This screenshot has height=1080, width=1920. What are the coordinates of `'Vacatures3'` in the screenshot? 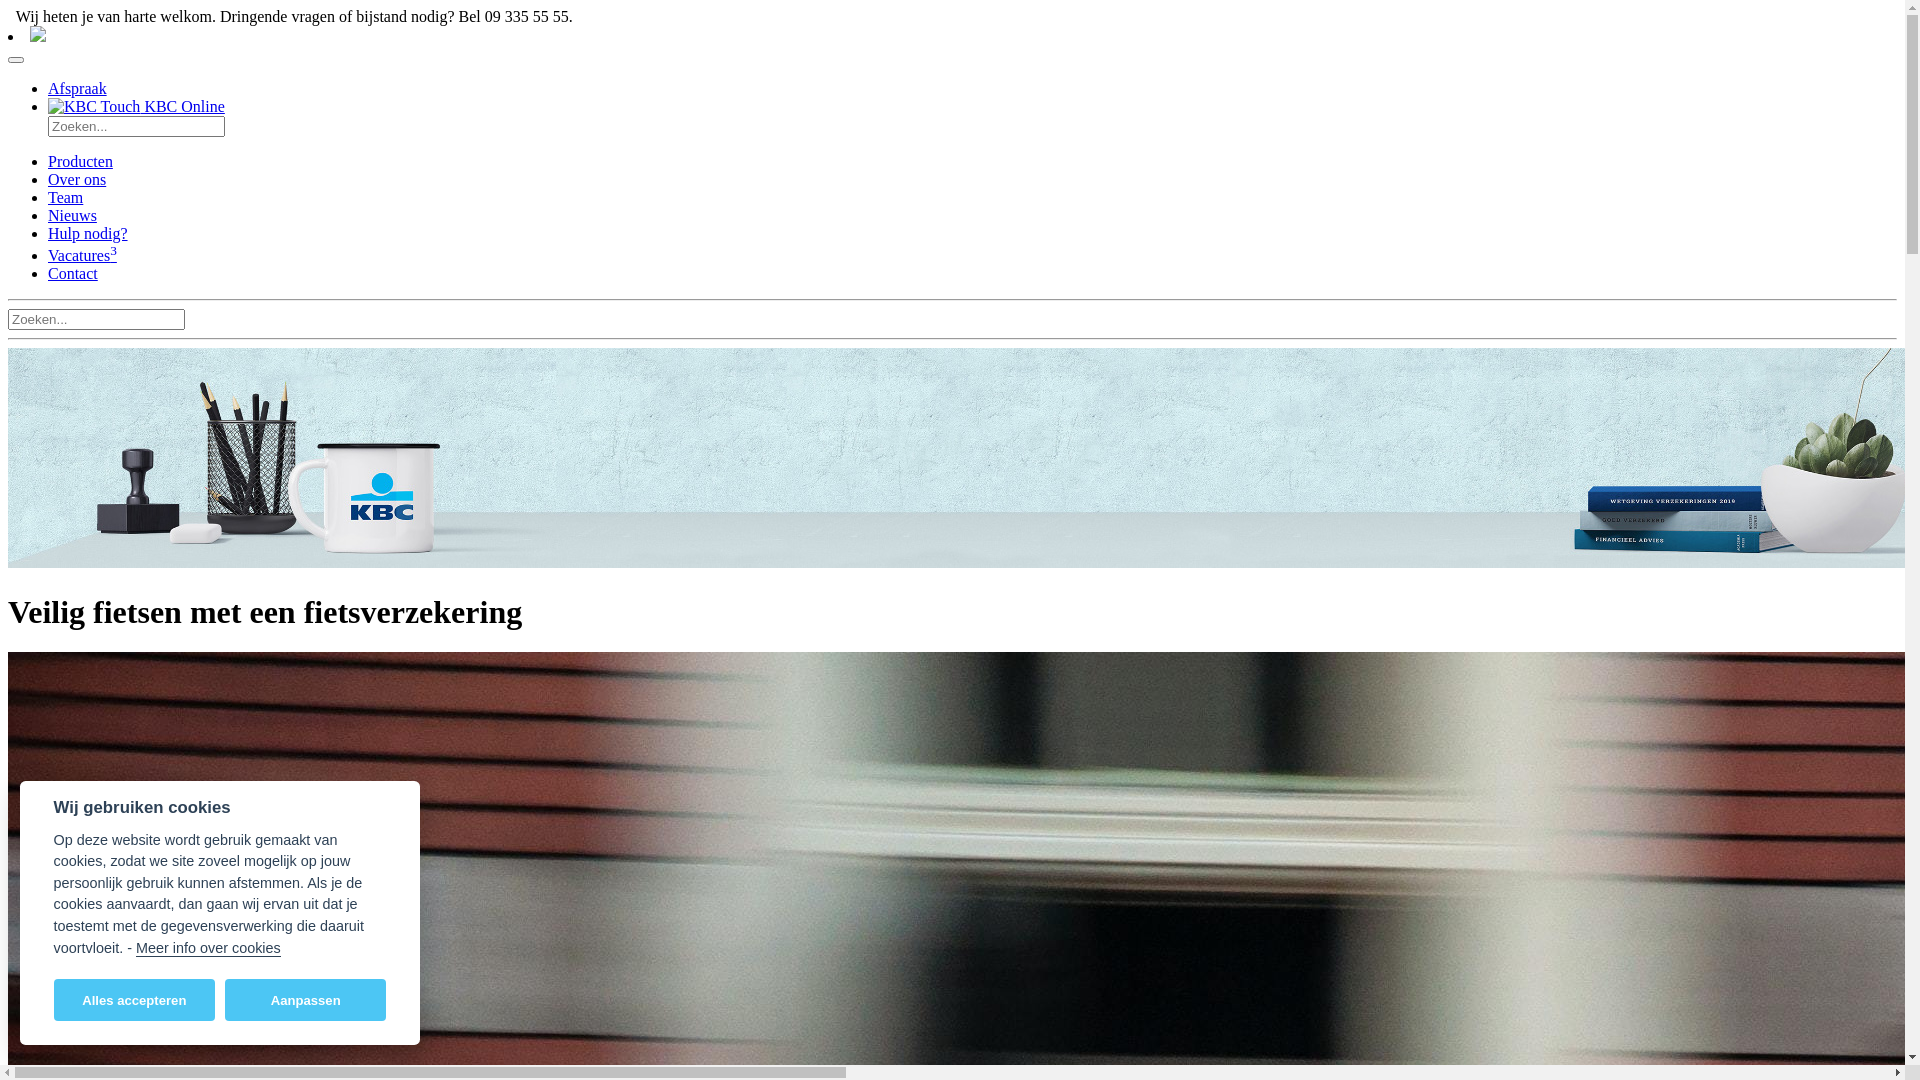 It's located at (81, 254).